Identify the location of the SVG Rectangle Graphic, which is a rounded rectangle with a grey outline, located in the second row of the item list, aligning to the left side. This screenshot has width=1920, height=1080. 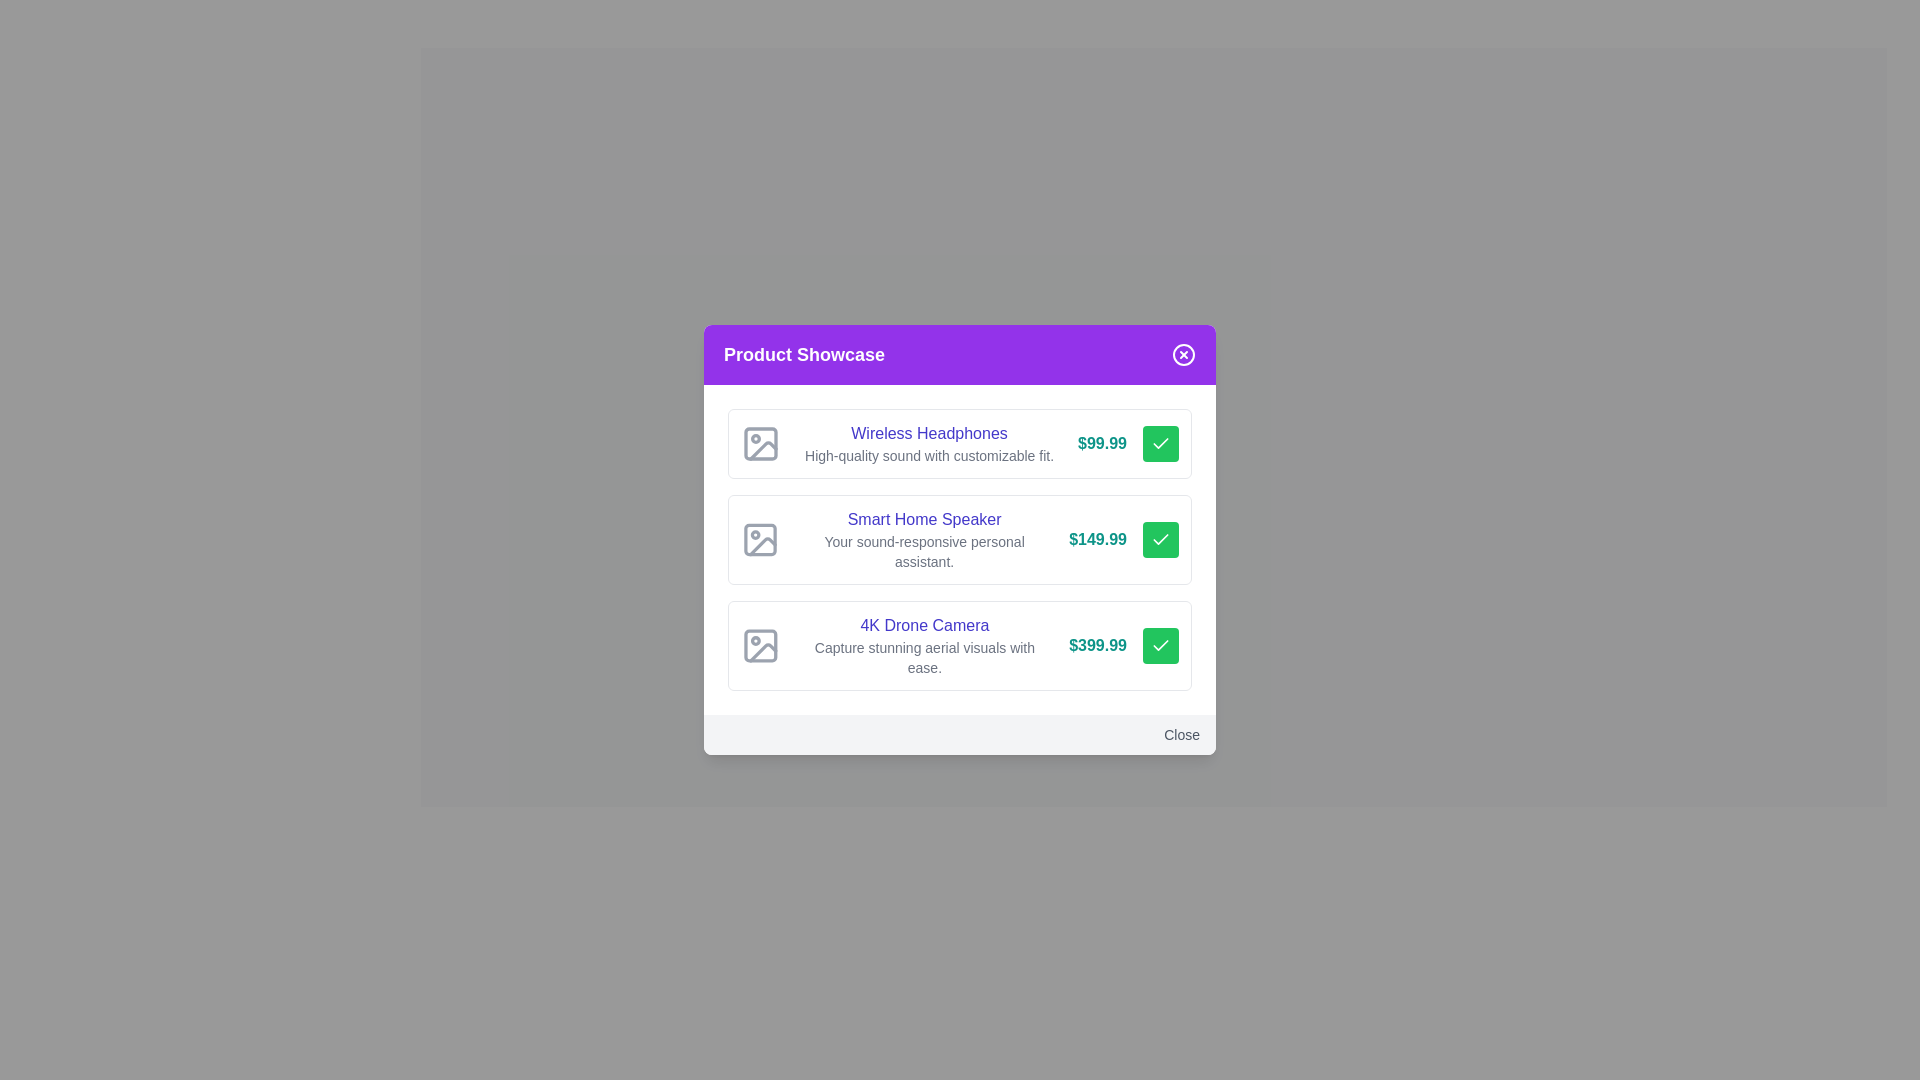
(759, 540).